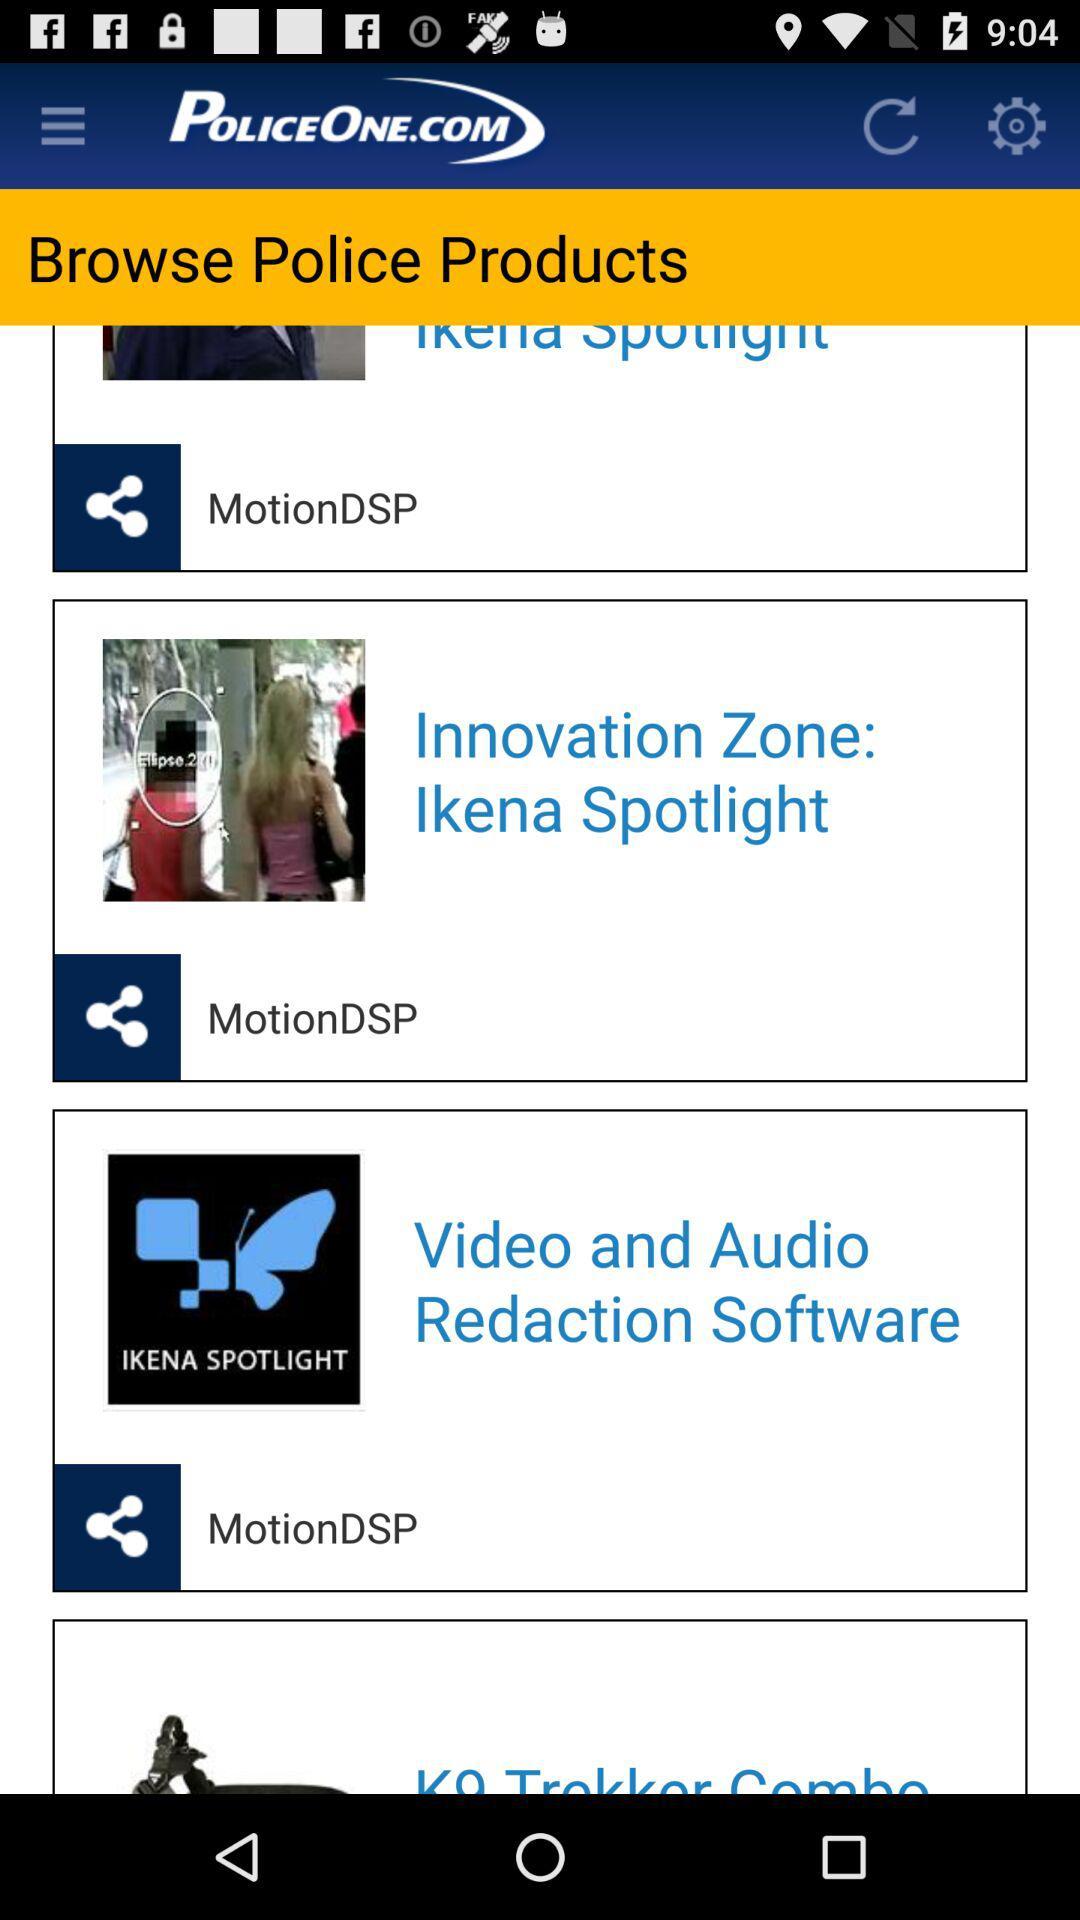  Describe the element at coordinates (692, 769) in the screenshot. I see `app above motiondsp item` at that location.